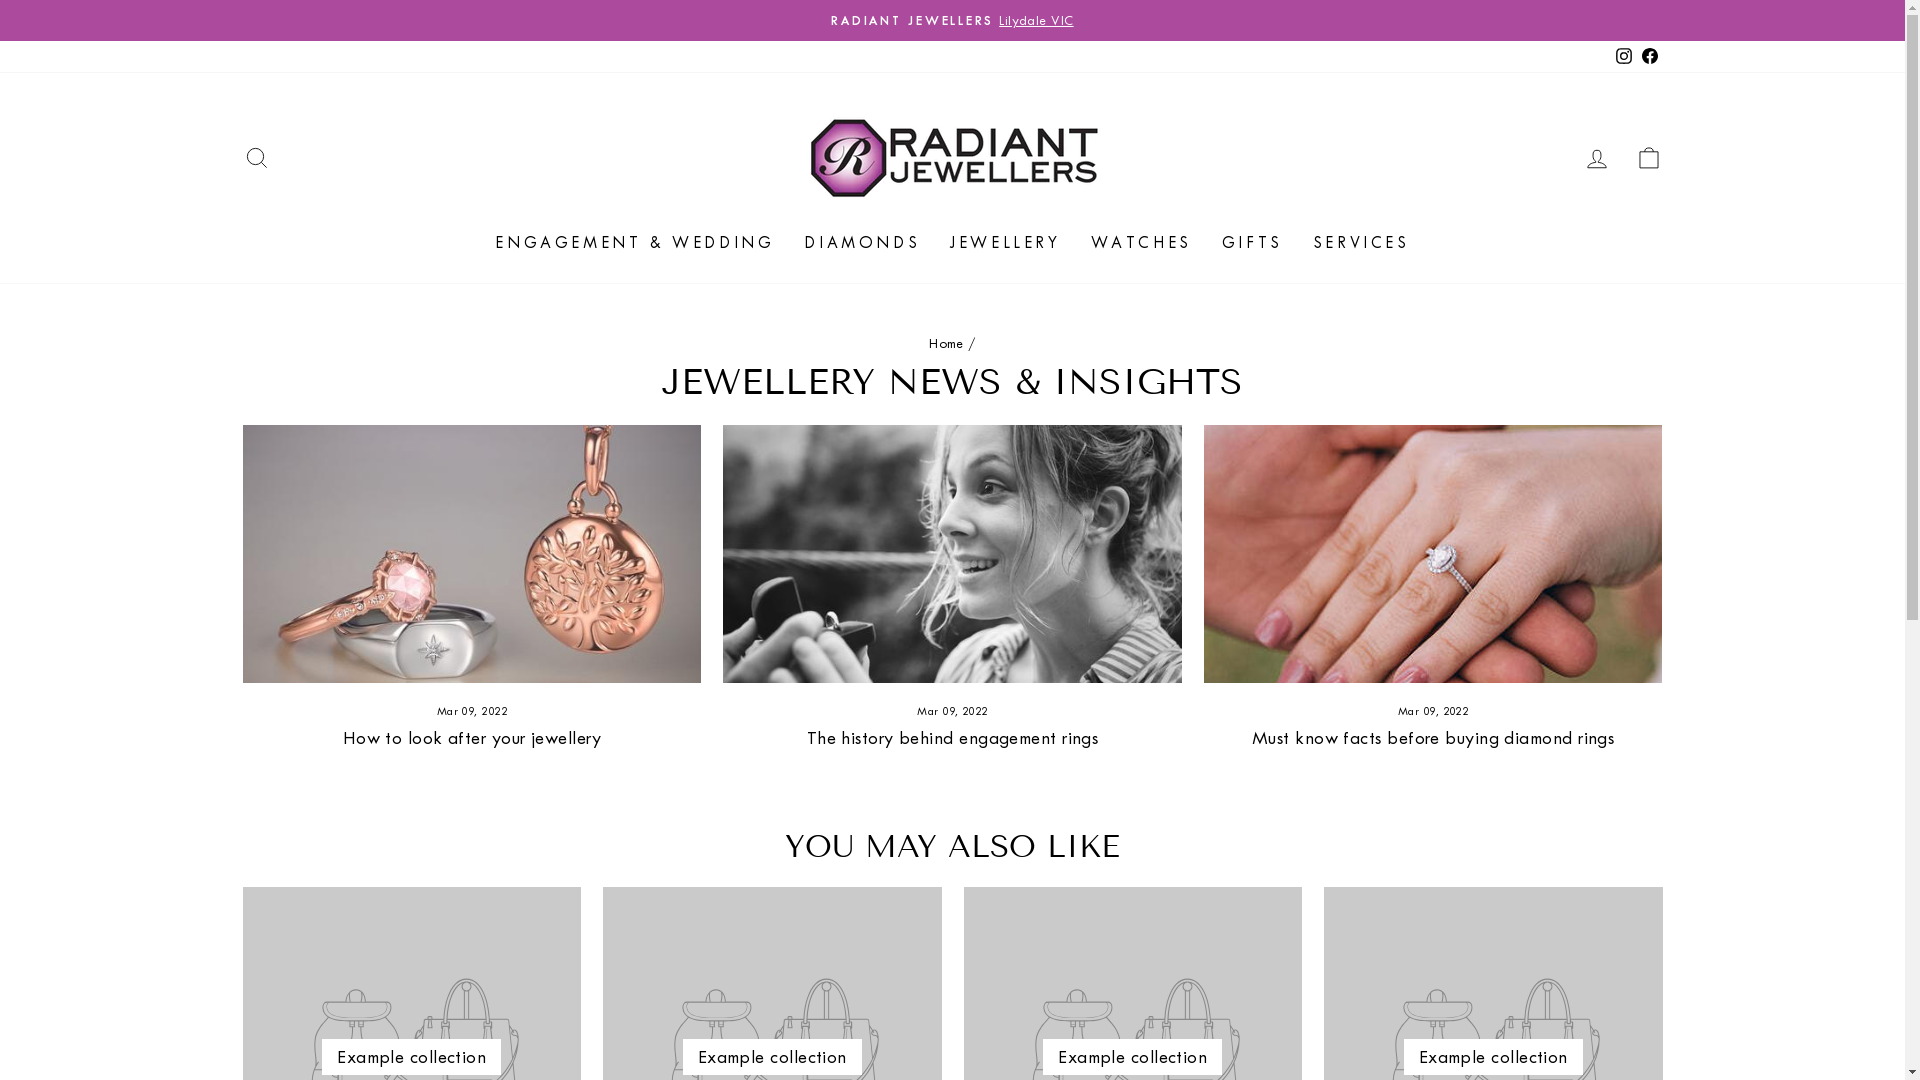 The width and height of the screenshot is (1920, 1080). What do you see at coordinates (633, 241) in the screenshot?
I see `'ENGAGEMENT & WEDDING'` at bounding box center [633, 241].